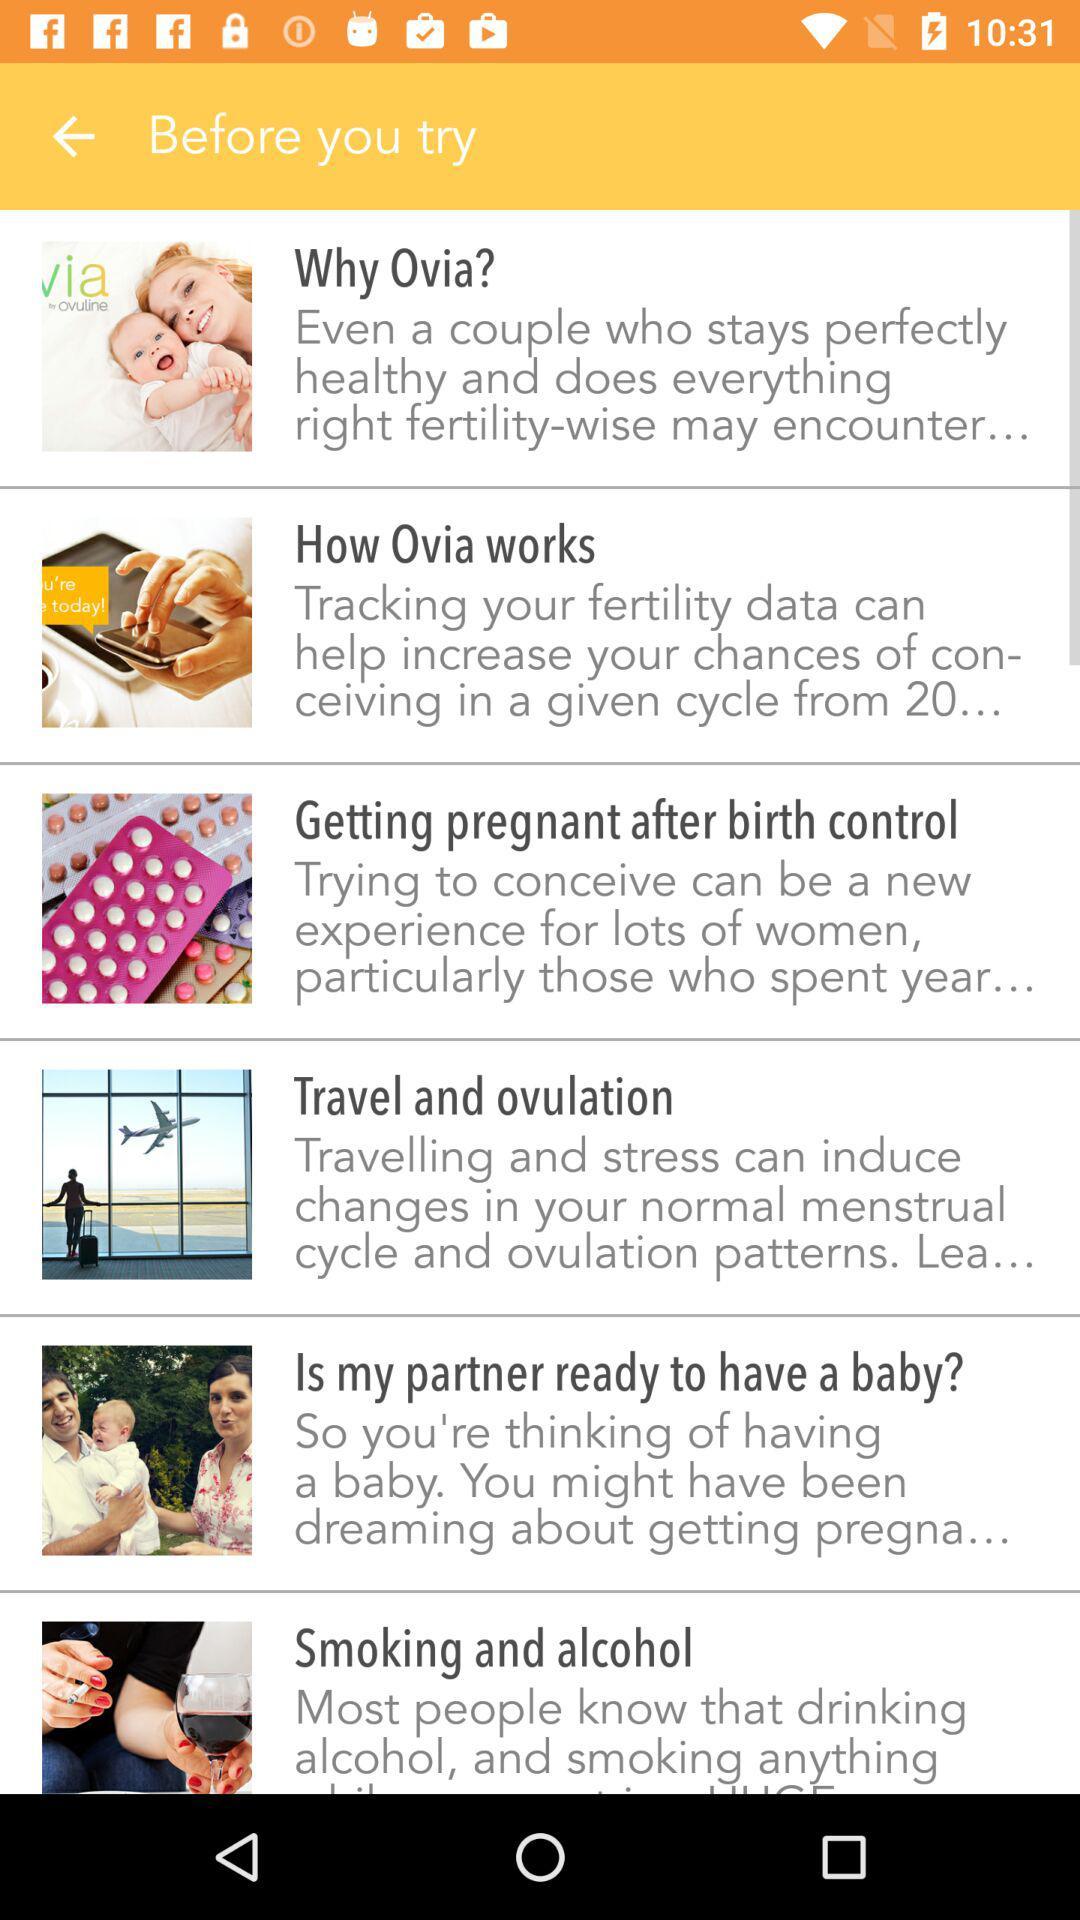 This screenshot has height=1920, width=1080. Describe the element at coordinates (612, 135) in the screenshot. I see `the item above why ovia? item` at that location.